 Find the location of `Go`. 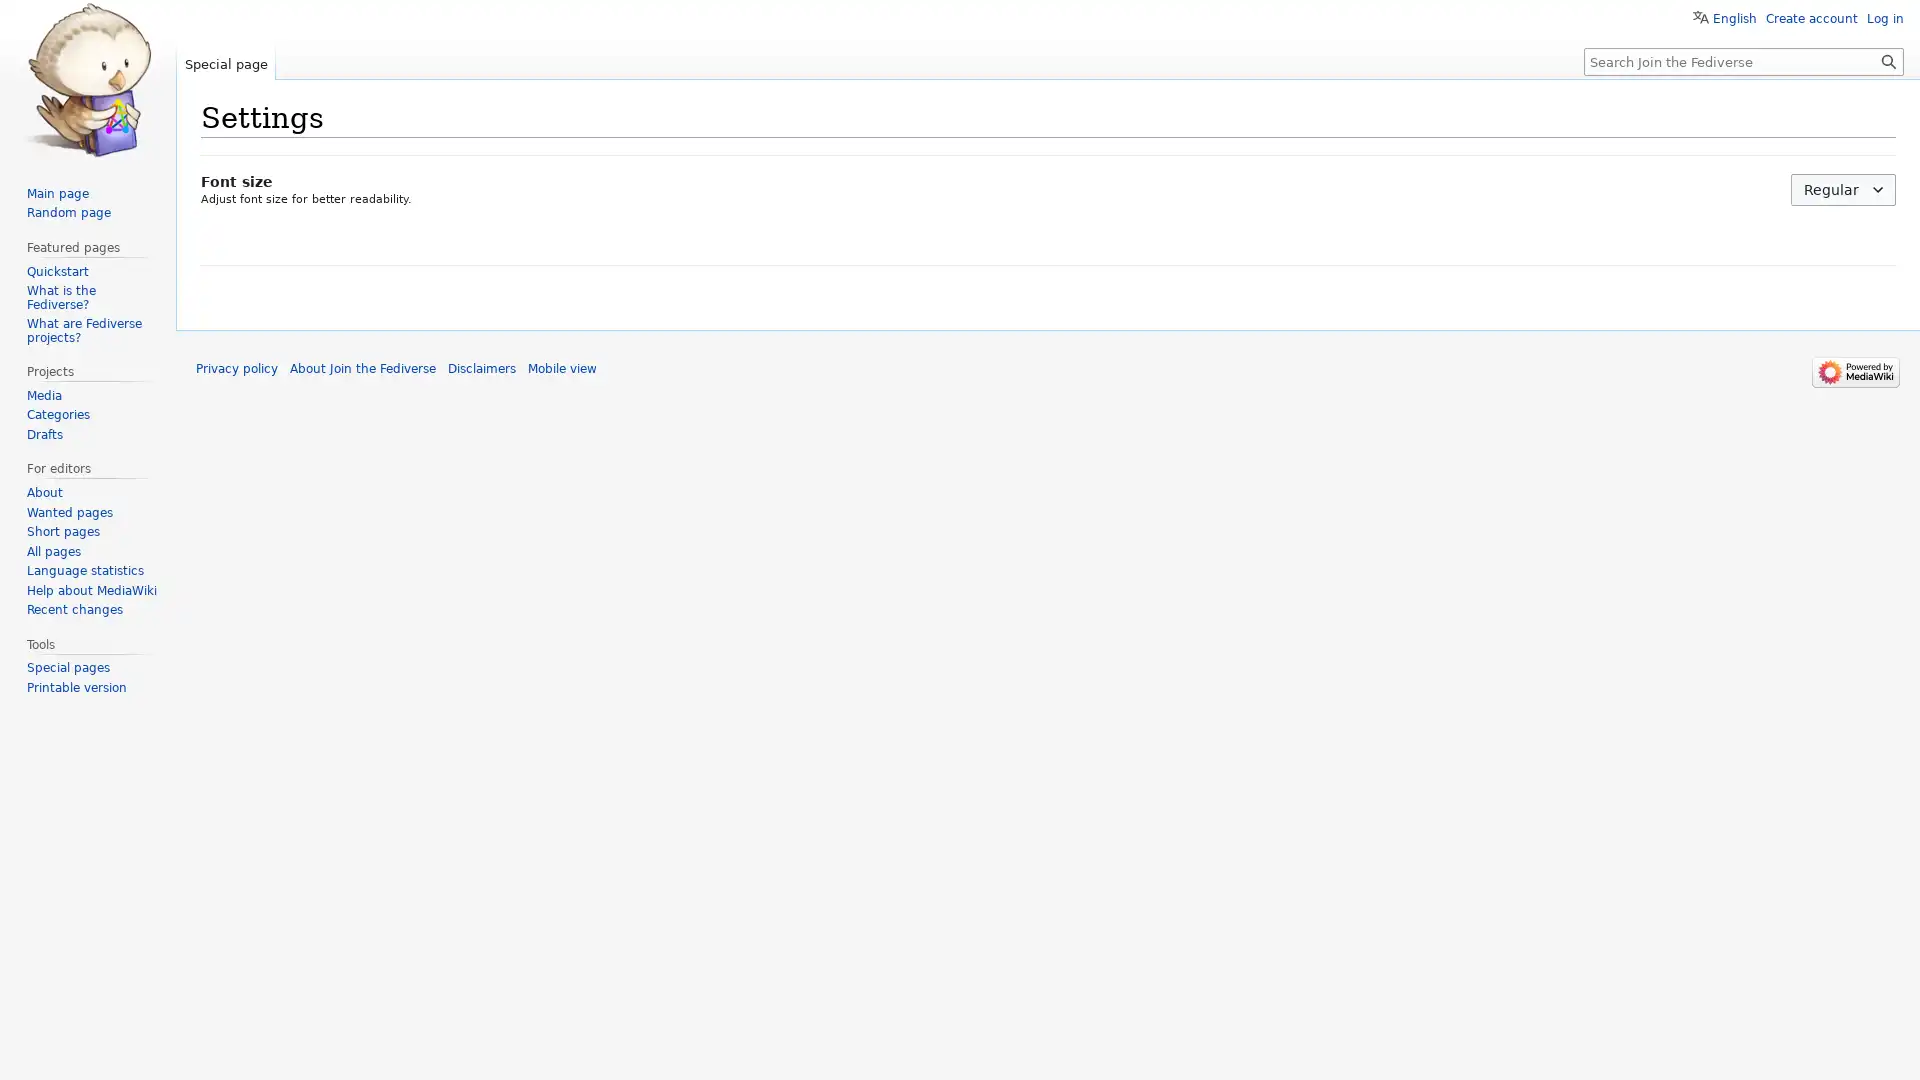

Go is located at coordinates (1888, 60).